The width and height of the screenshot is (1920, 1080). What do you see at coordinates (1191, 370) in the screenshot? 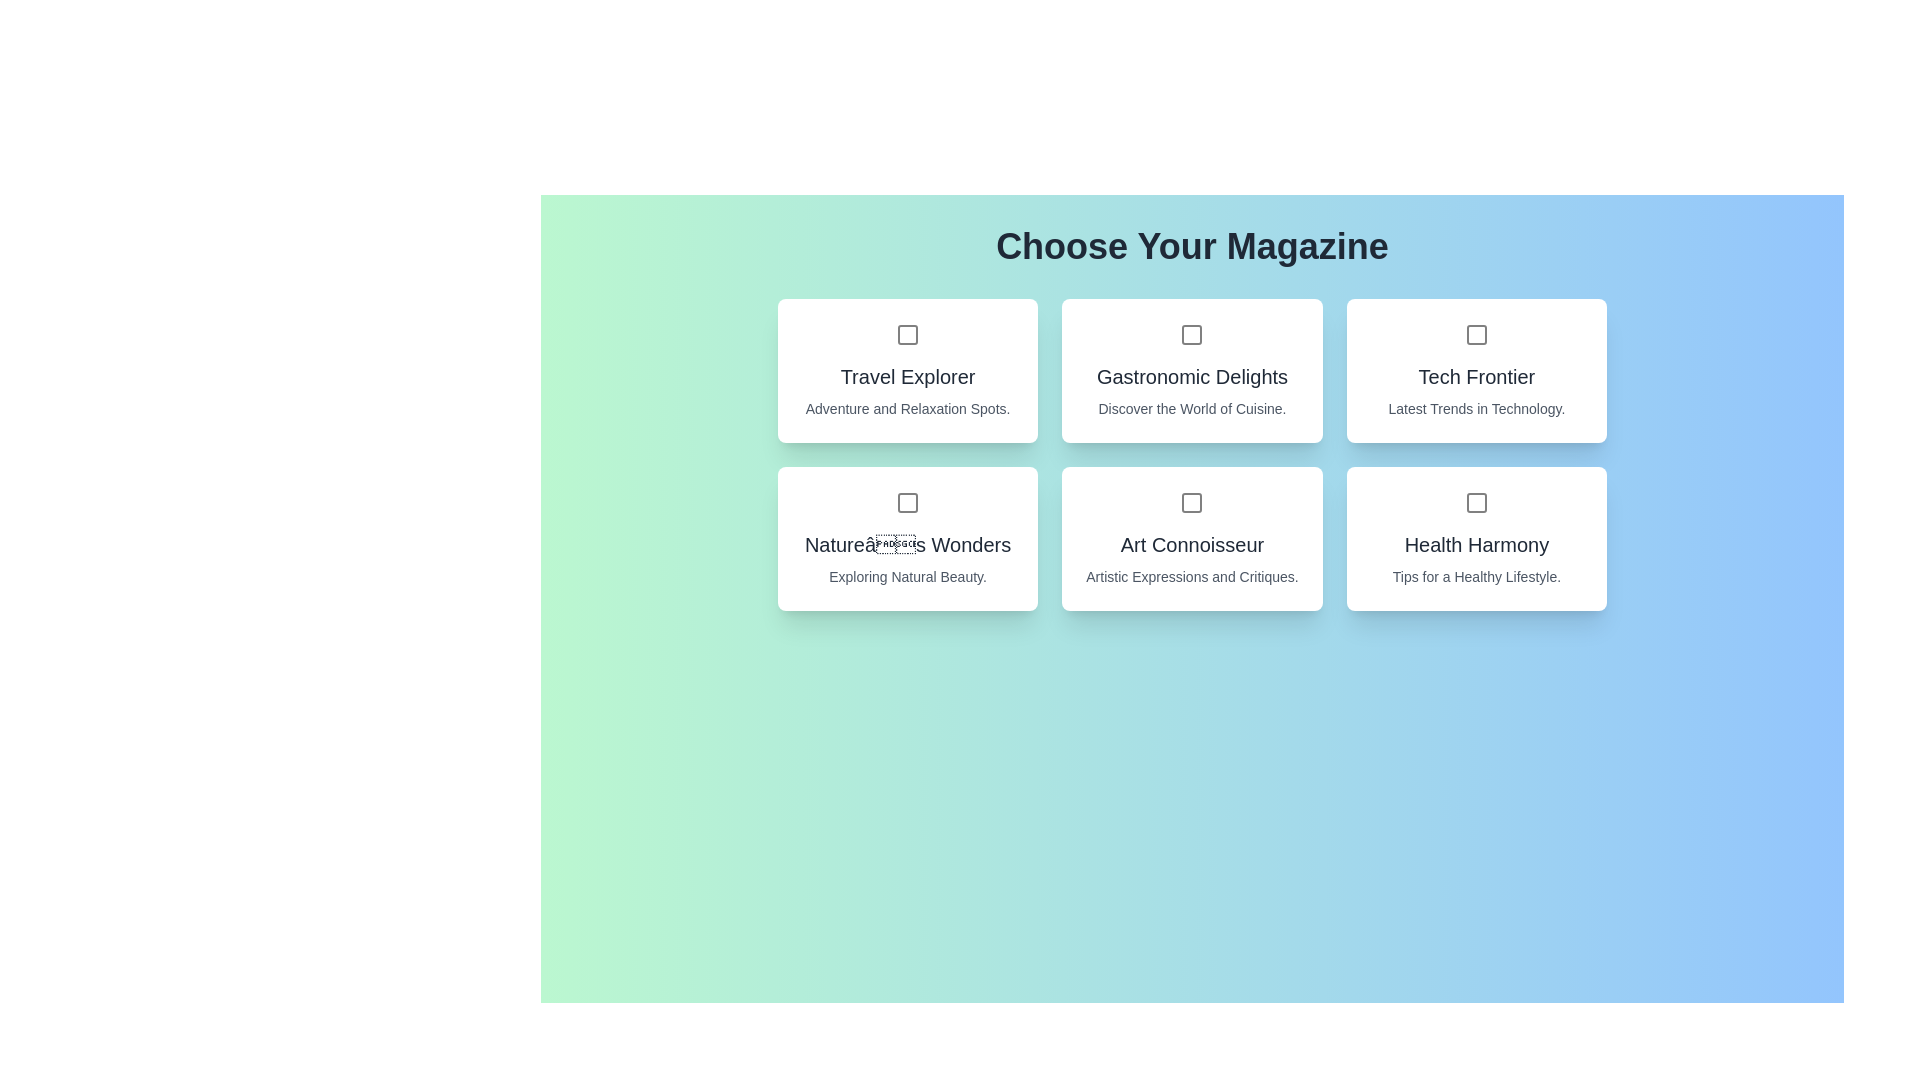
I see `the magazine card titled 'Gastronomic Delights' to observe its hover effect` at bounding box center [1191, 370].